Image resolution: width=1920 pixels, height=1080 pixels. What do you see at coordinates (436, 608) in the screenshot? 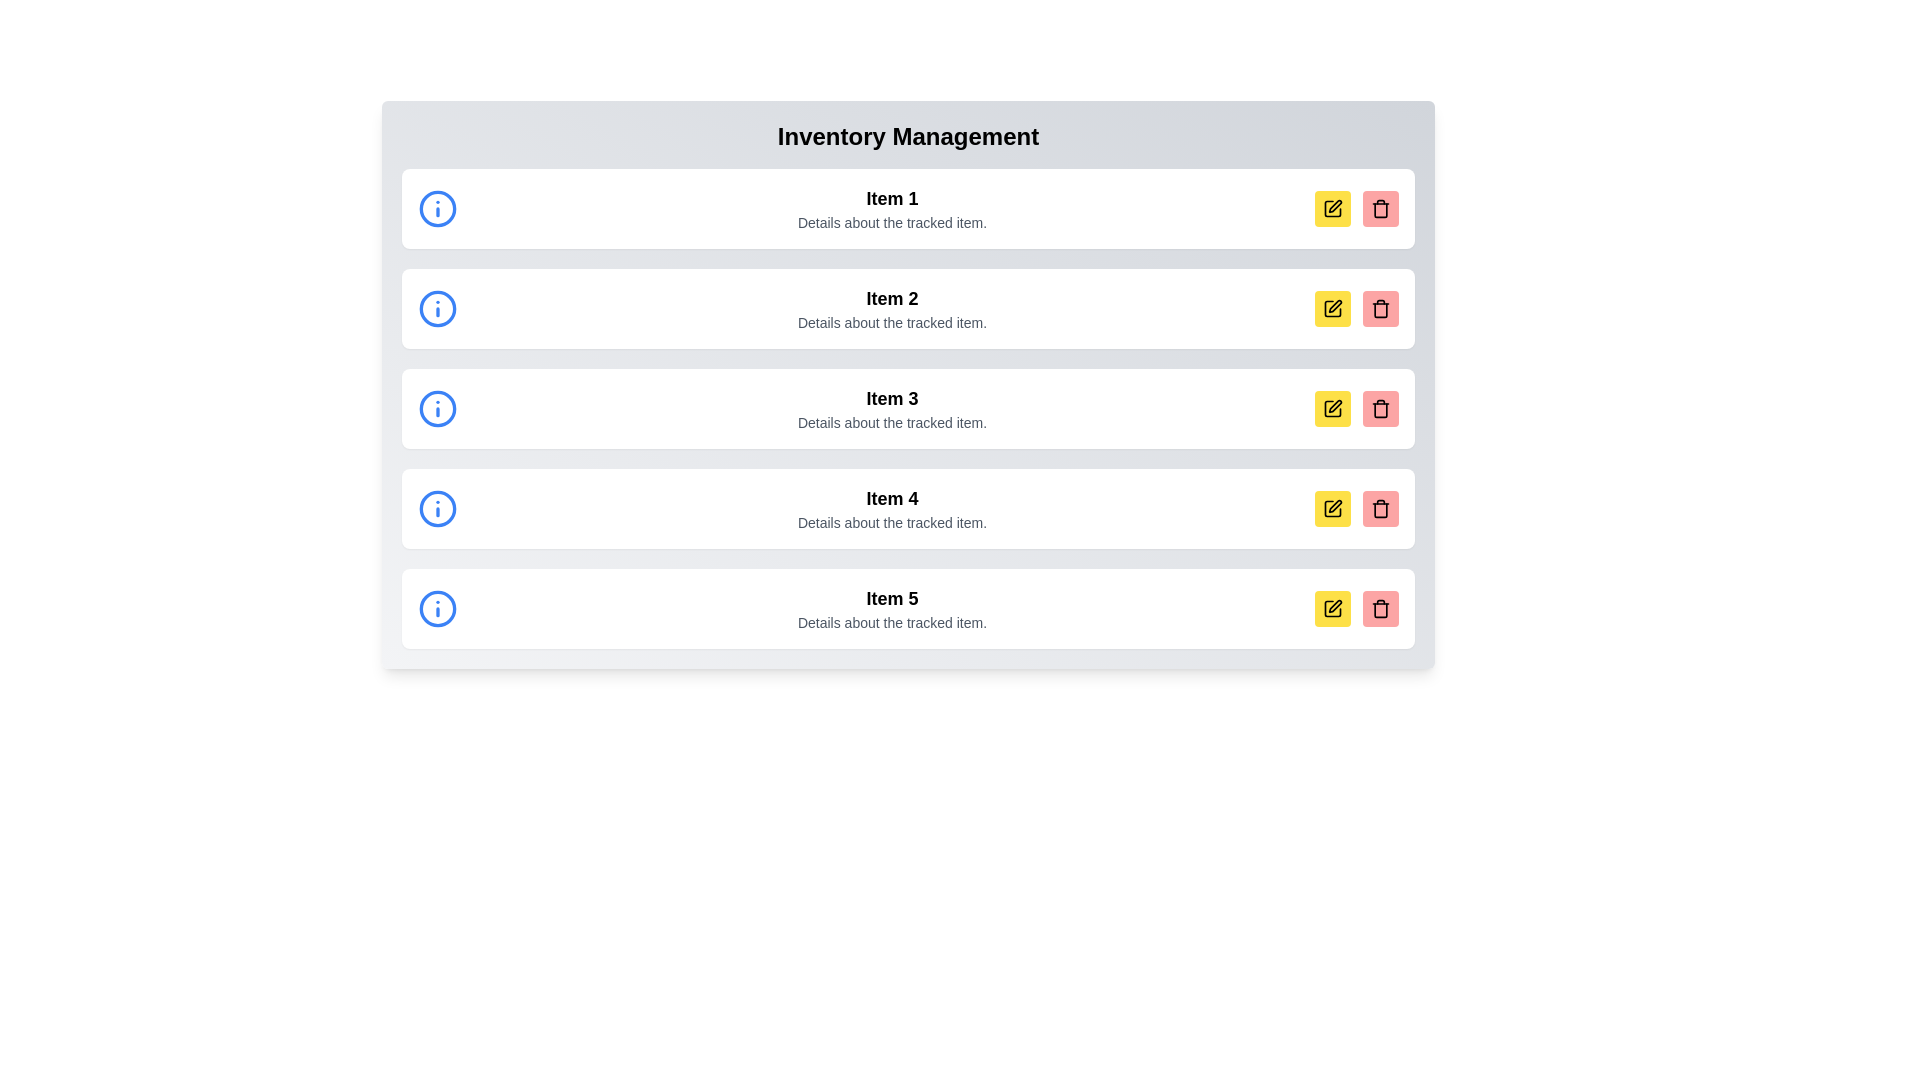
I see `the blue circular icon with an 'i' symbol, located in the row titled 'Item 5' before the textual details` at bounding box center [436, 608].